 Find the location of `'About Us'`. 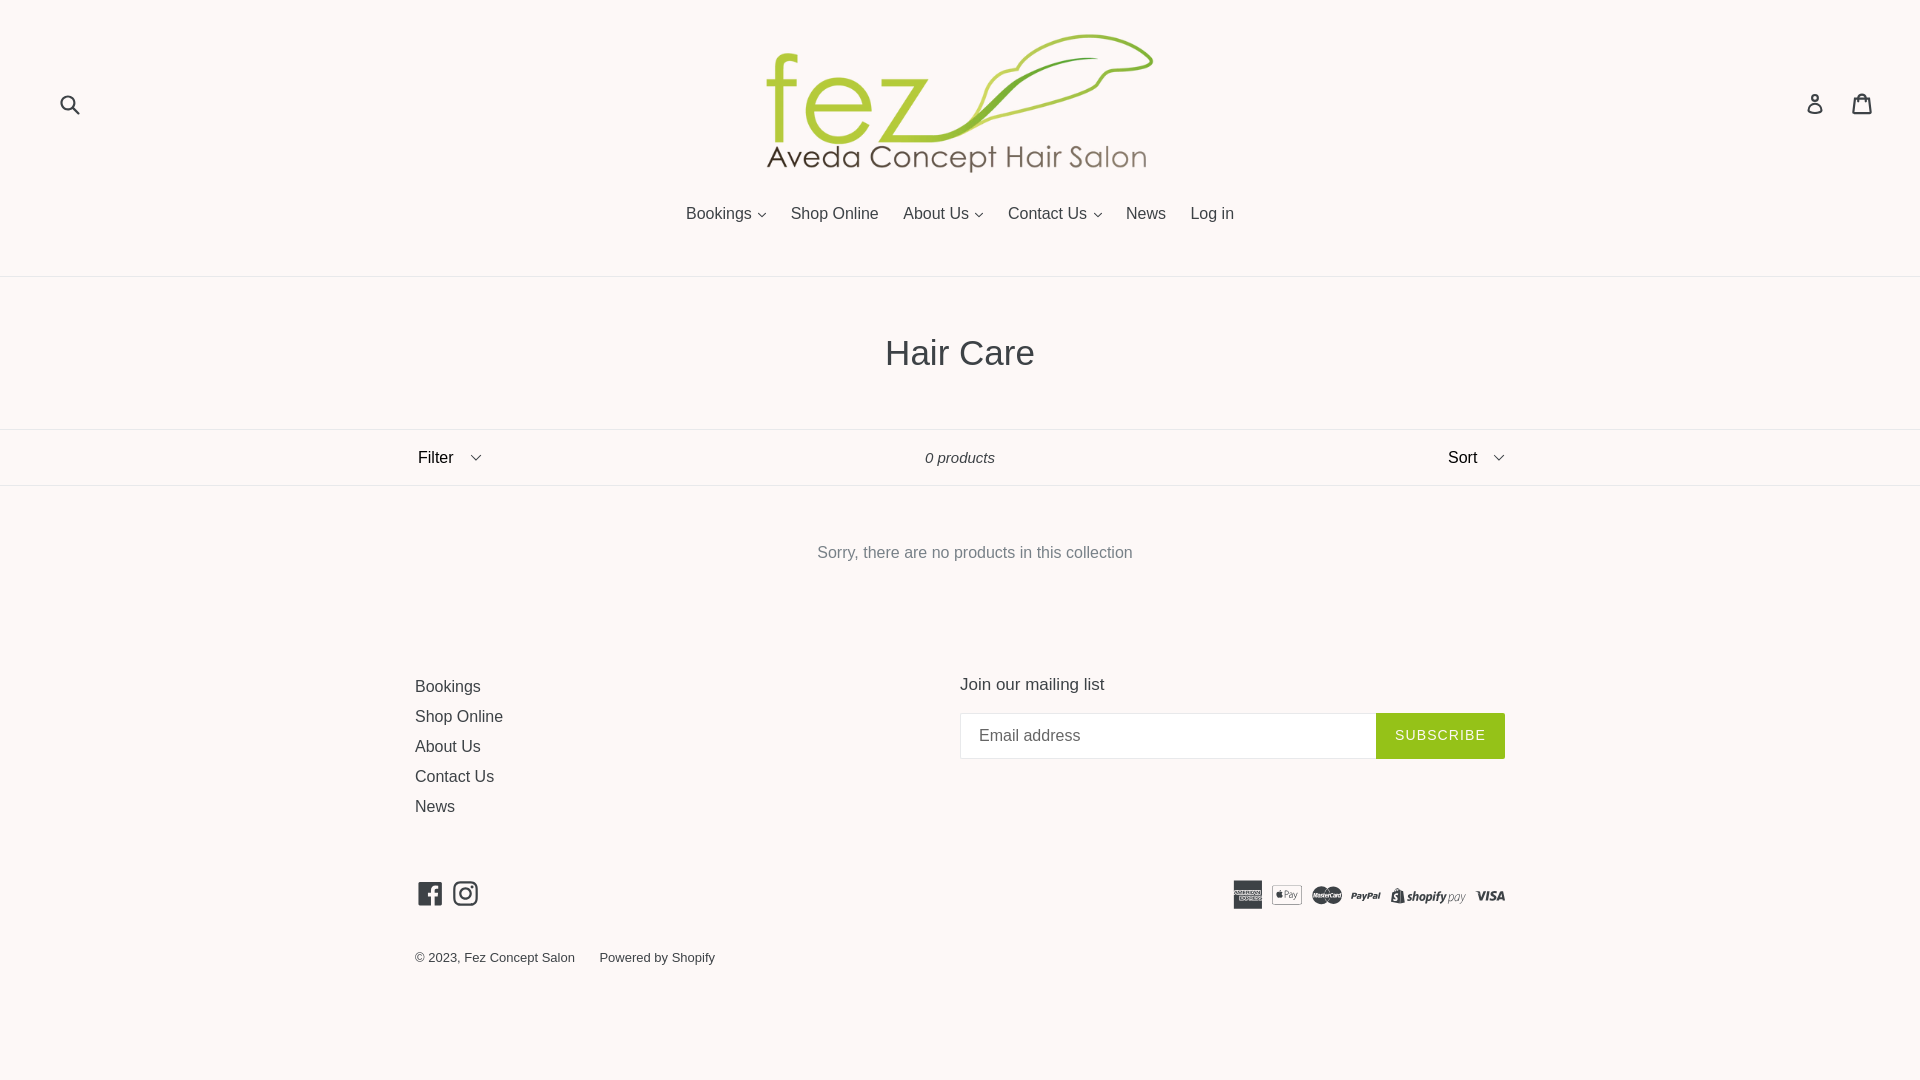

'About Us' is located at coordinates (446, 746).